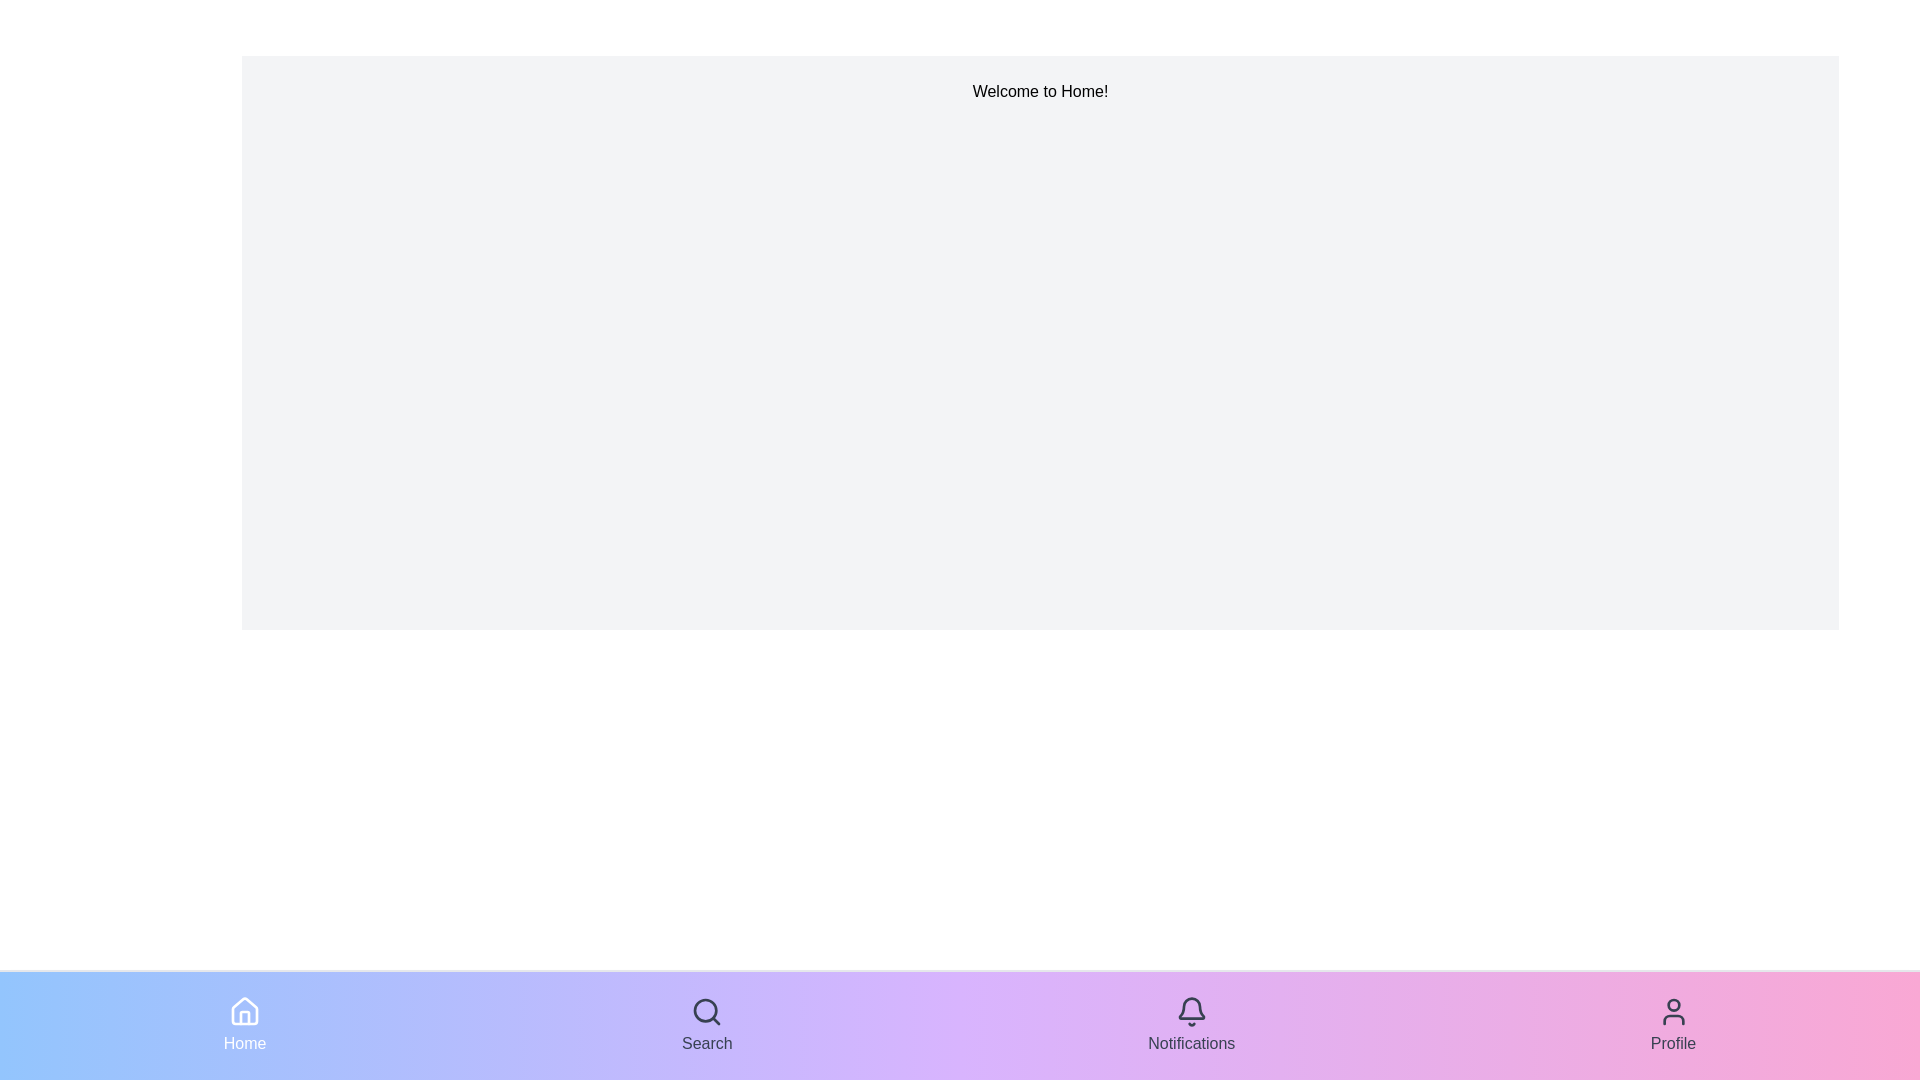 This screenshot has width=1920, height=1080. I want to click on the second button from the left in the bottom navigation bar, so click(706, 1026).